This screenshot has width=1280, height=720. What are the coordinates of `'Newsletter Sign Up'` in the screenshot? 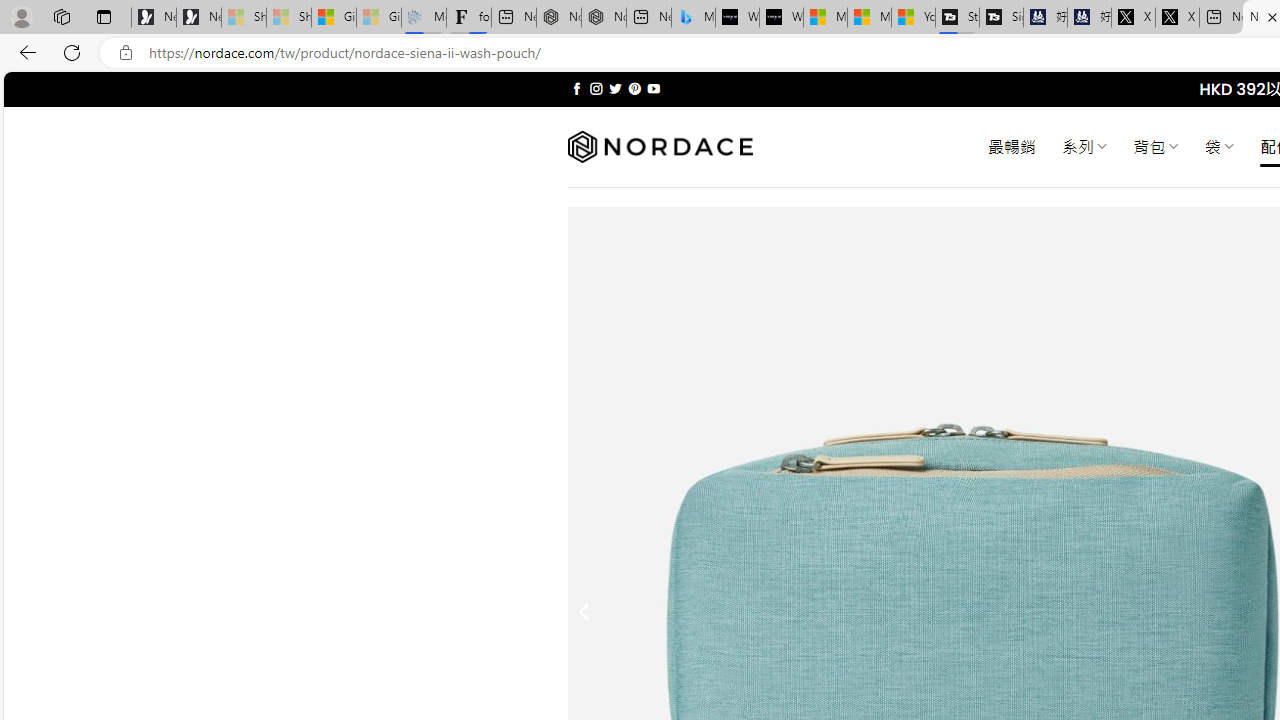 It's located at (199, 17).